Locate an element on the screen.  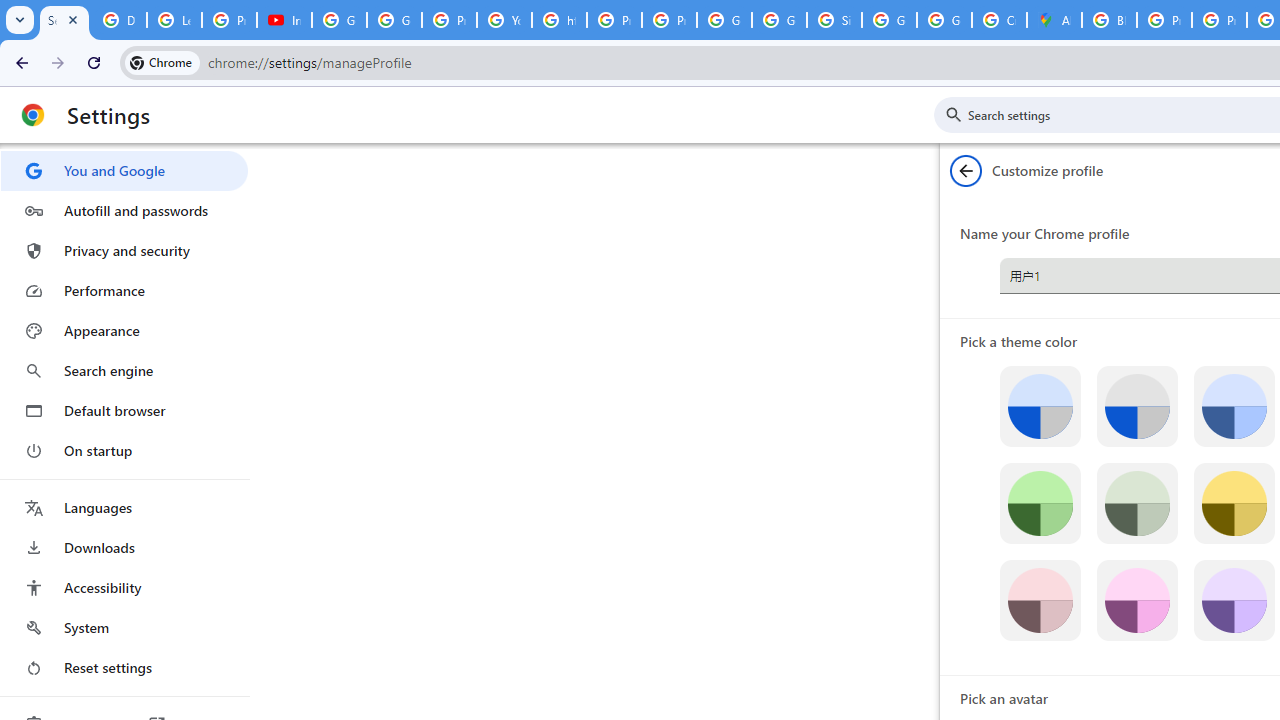
'Languages' is located at coordinates (123, 506).